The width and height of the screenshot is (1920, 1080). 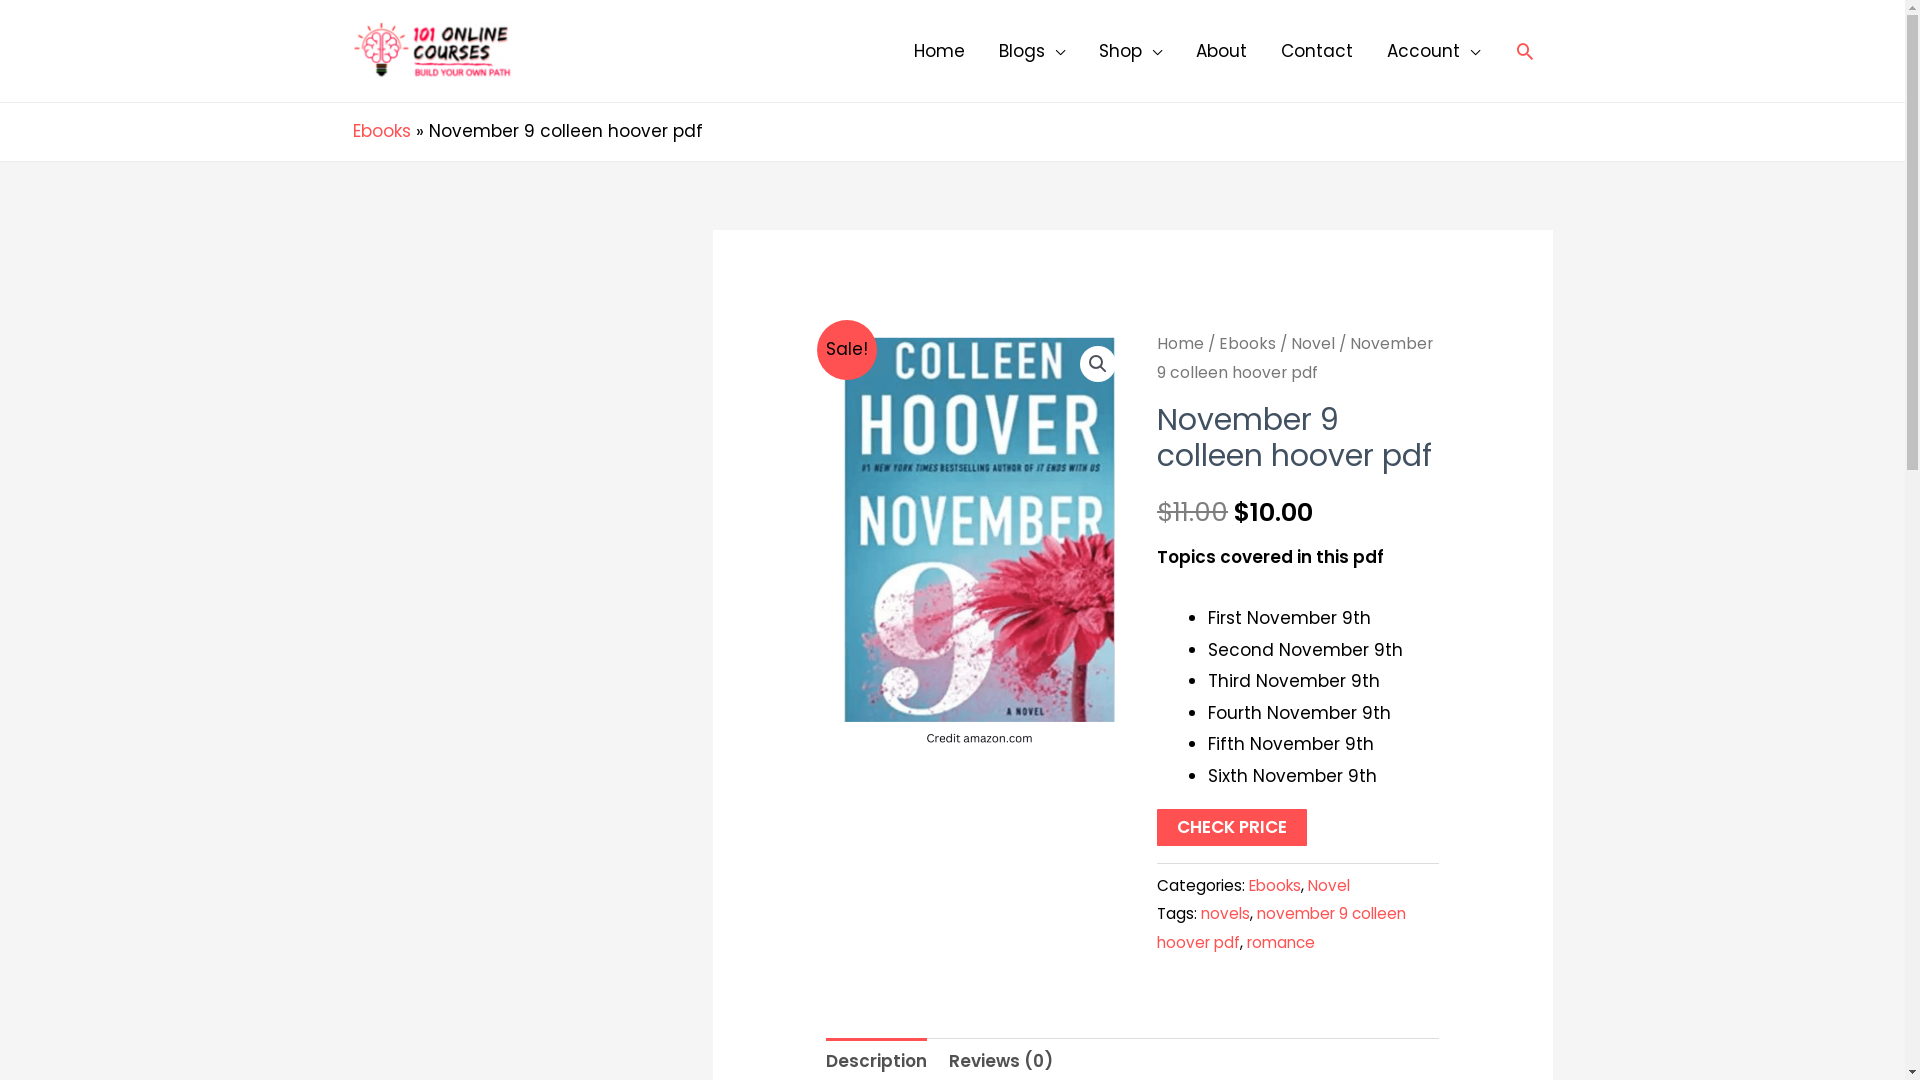 I want to click on 'romance', so click(x=1281, y=942).